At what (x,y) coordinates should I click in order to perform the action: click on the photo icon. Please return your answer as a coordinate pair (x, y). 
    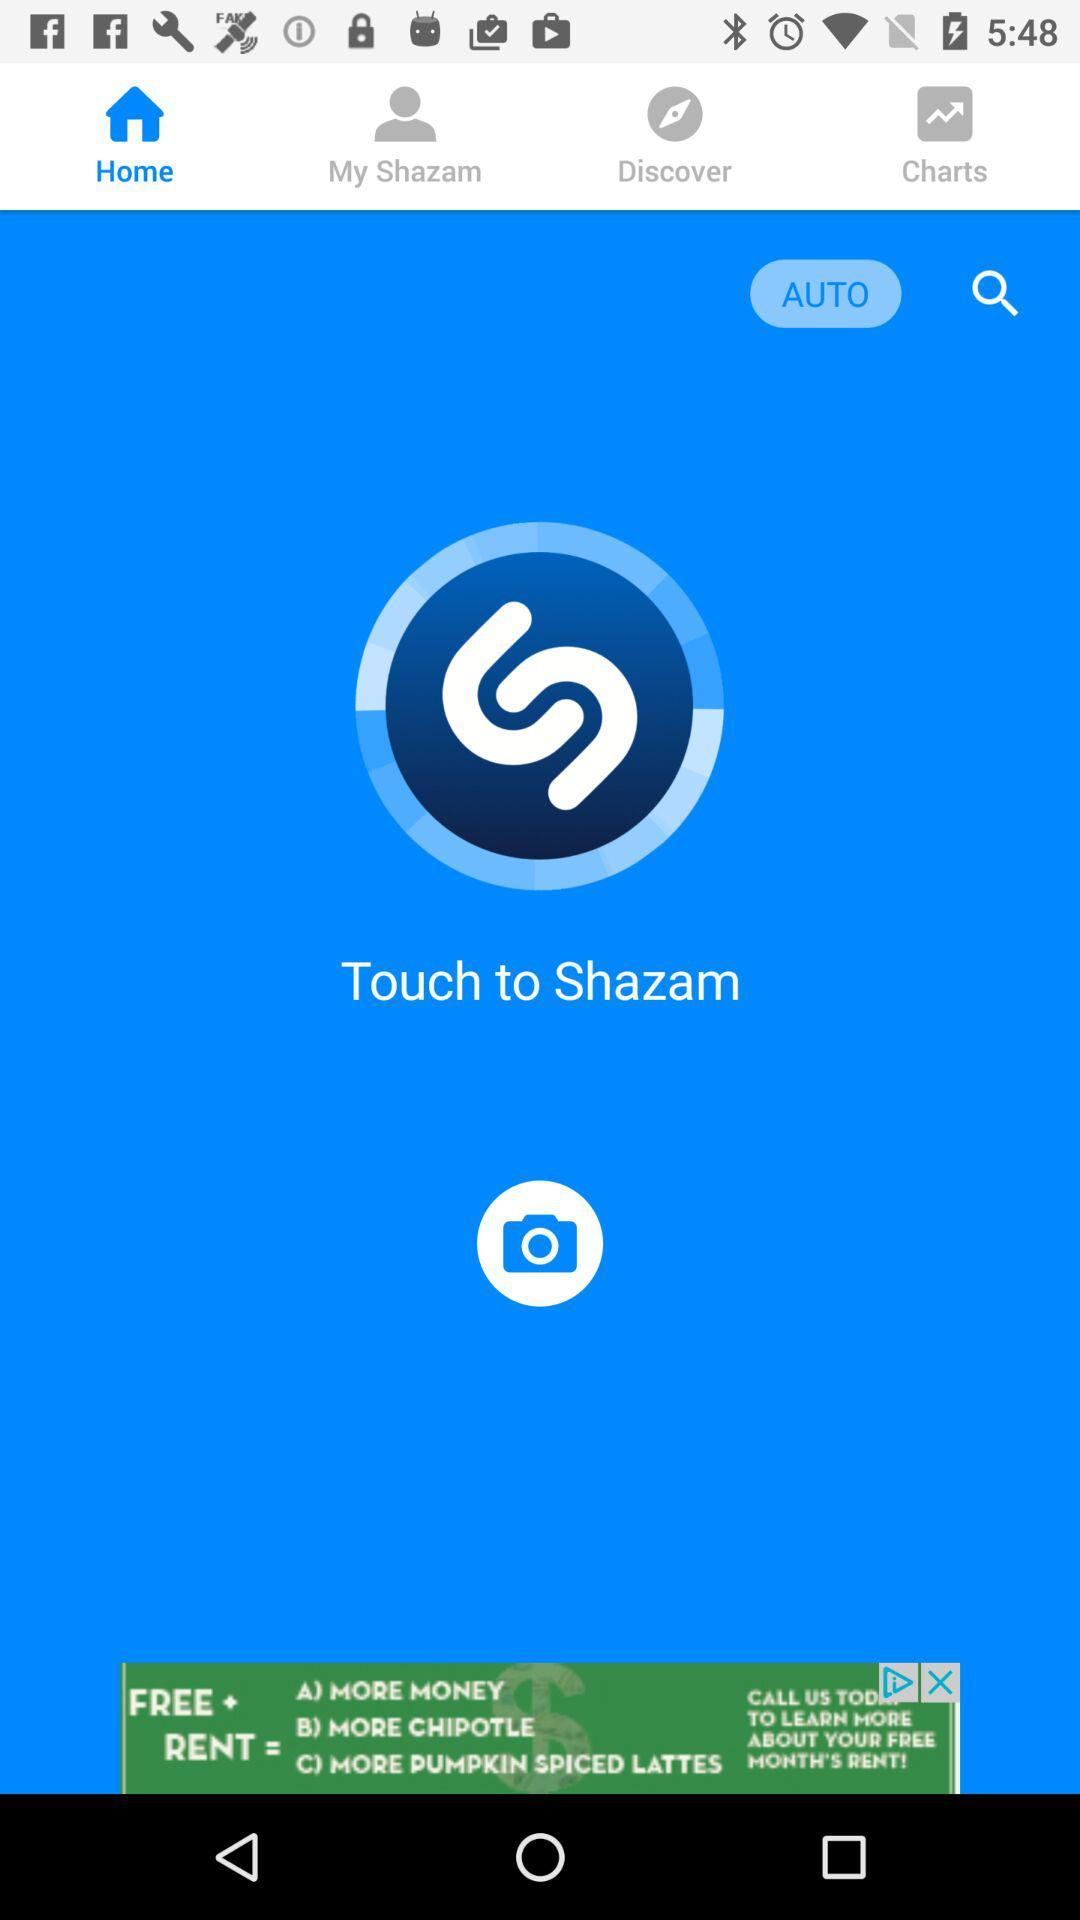
    Looking at the image, I should click on (540, 1242).